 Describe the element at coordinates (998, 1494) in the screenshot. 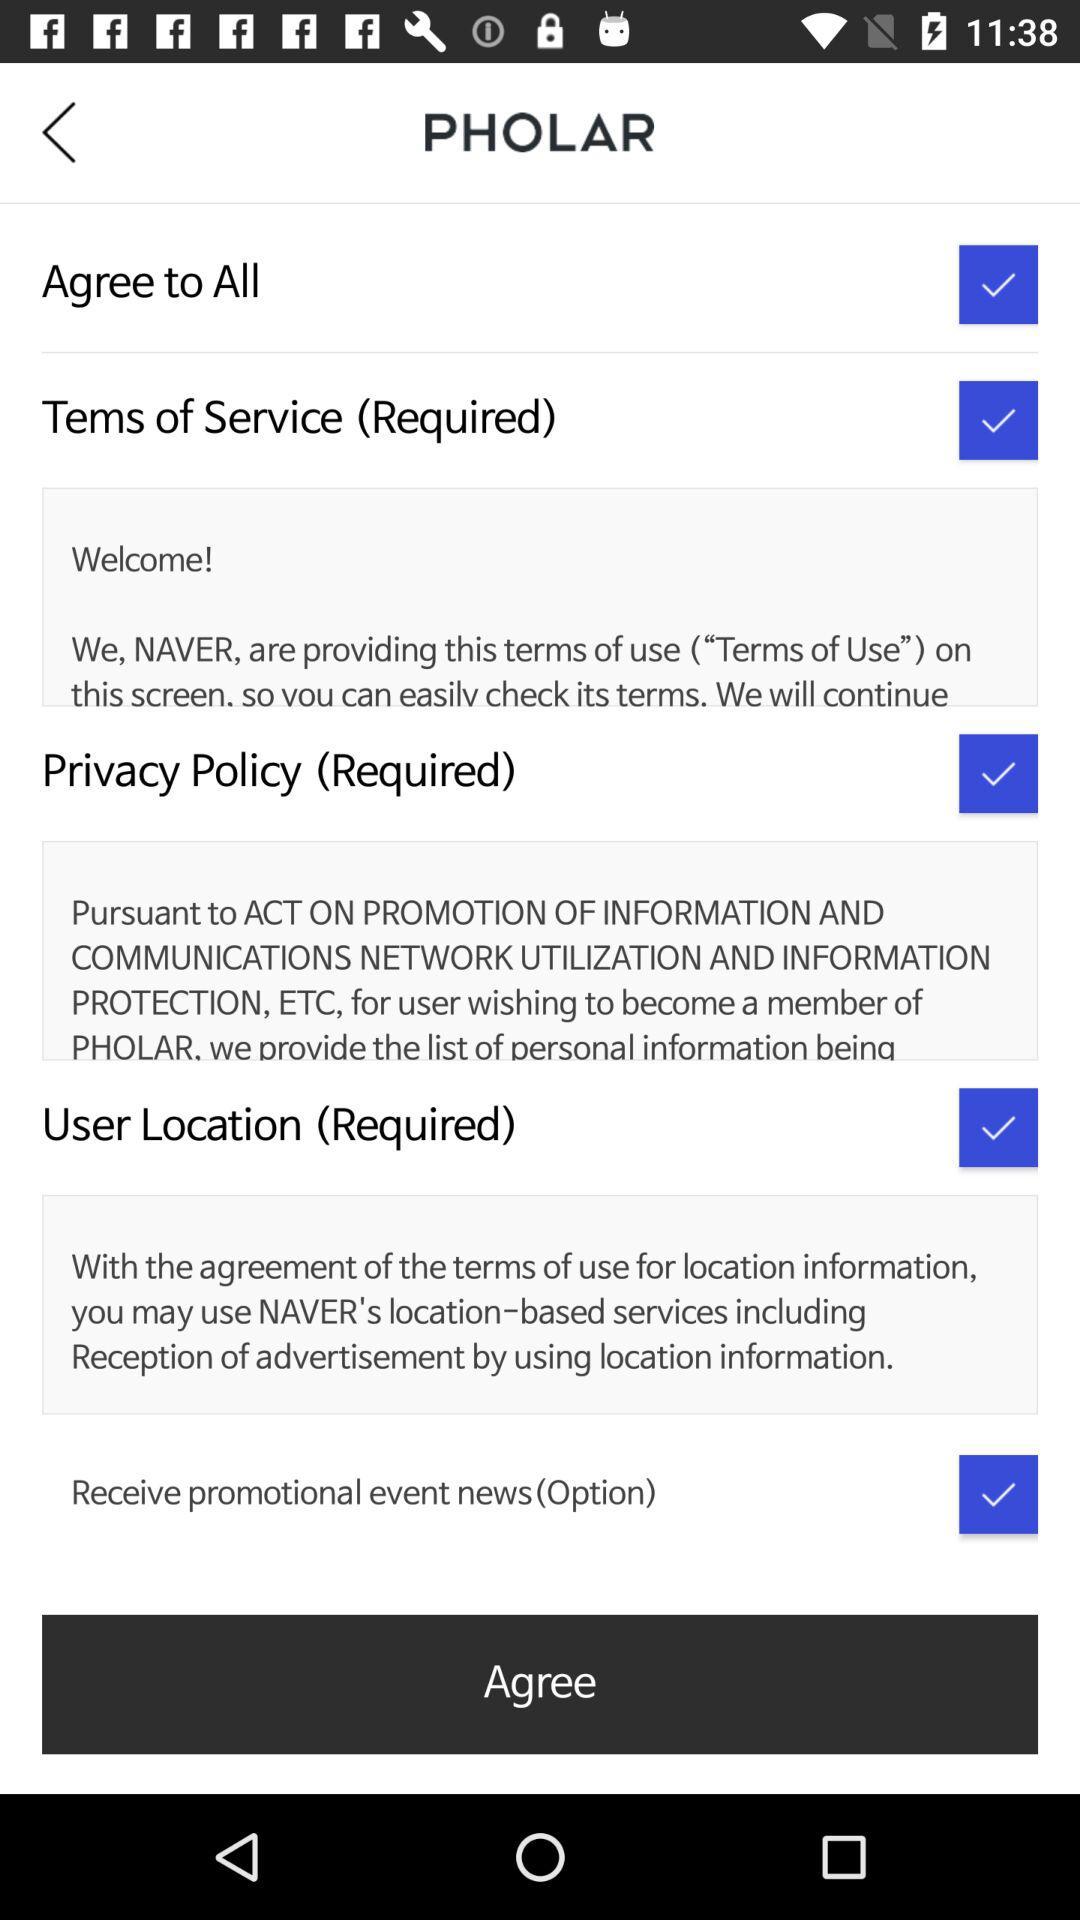

I see `receive promotional event news` at that location.